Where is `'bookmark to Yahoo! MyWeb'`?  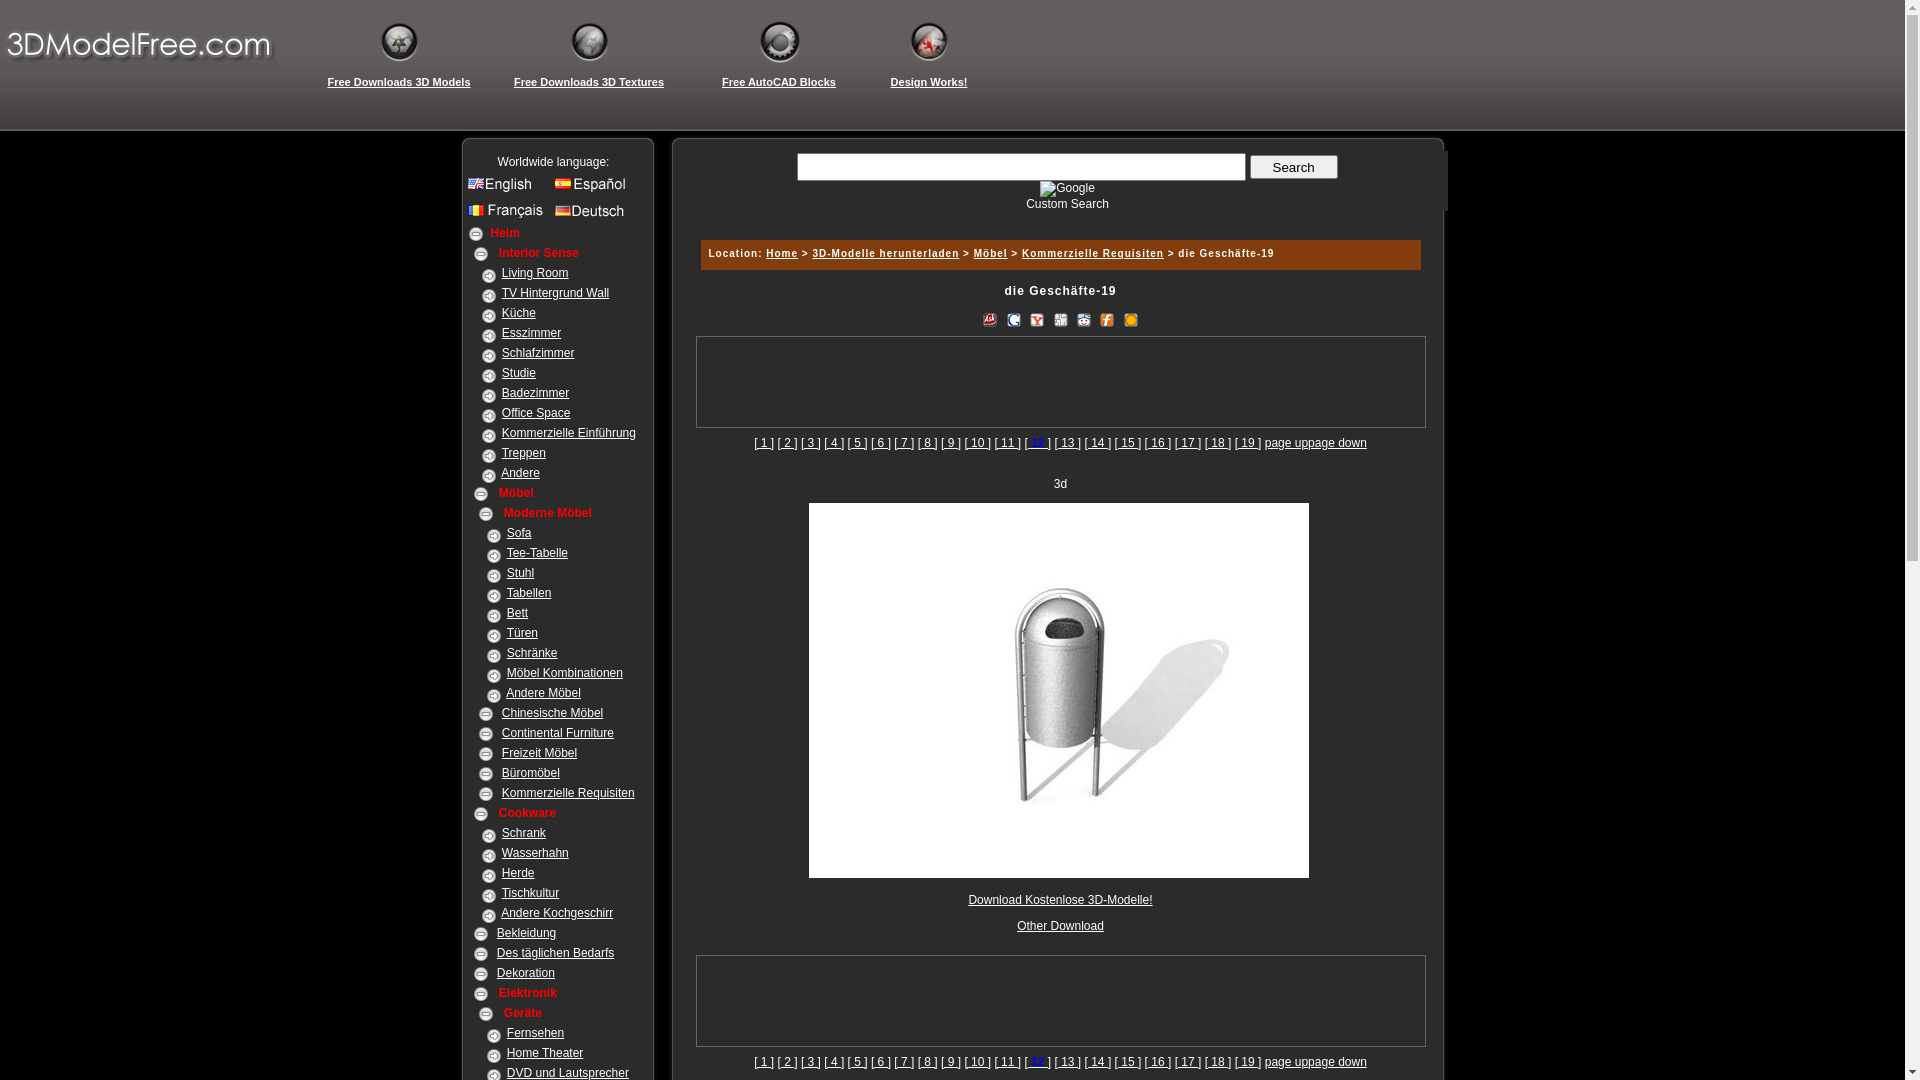
'bookmark to Yahoo! MyWeb' is located at coordinates (1036, 318).